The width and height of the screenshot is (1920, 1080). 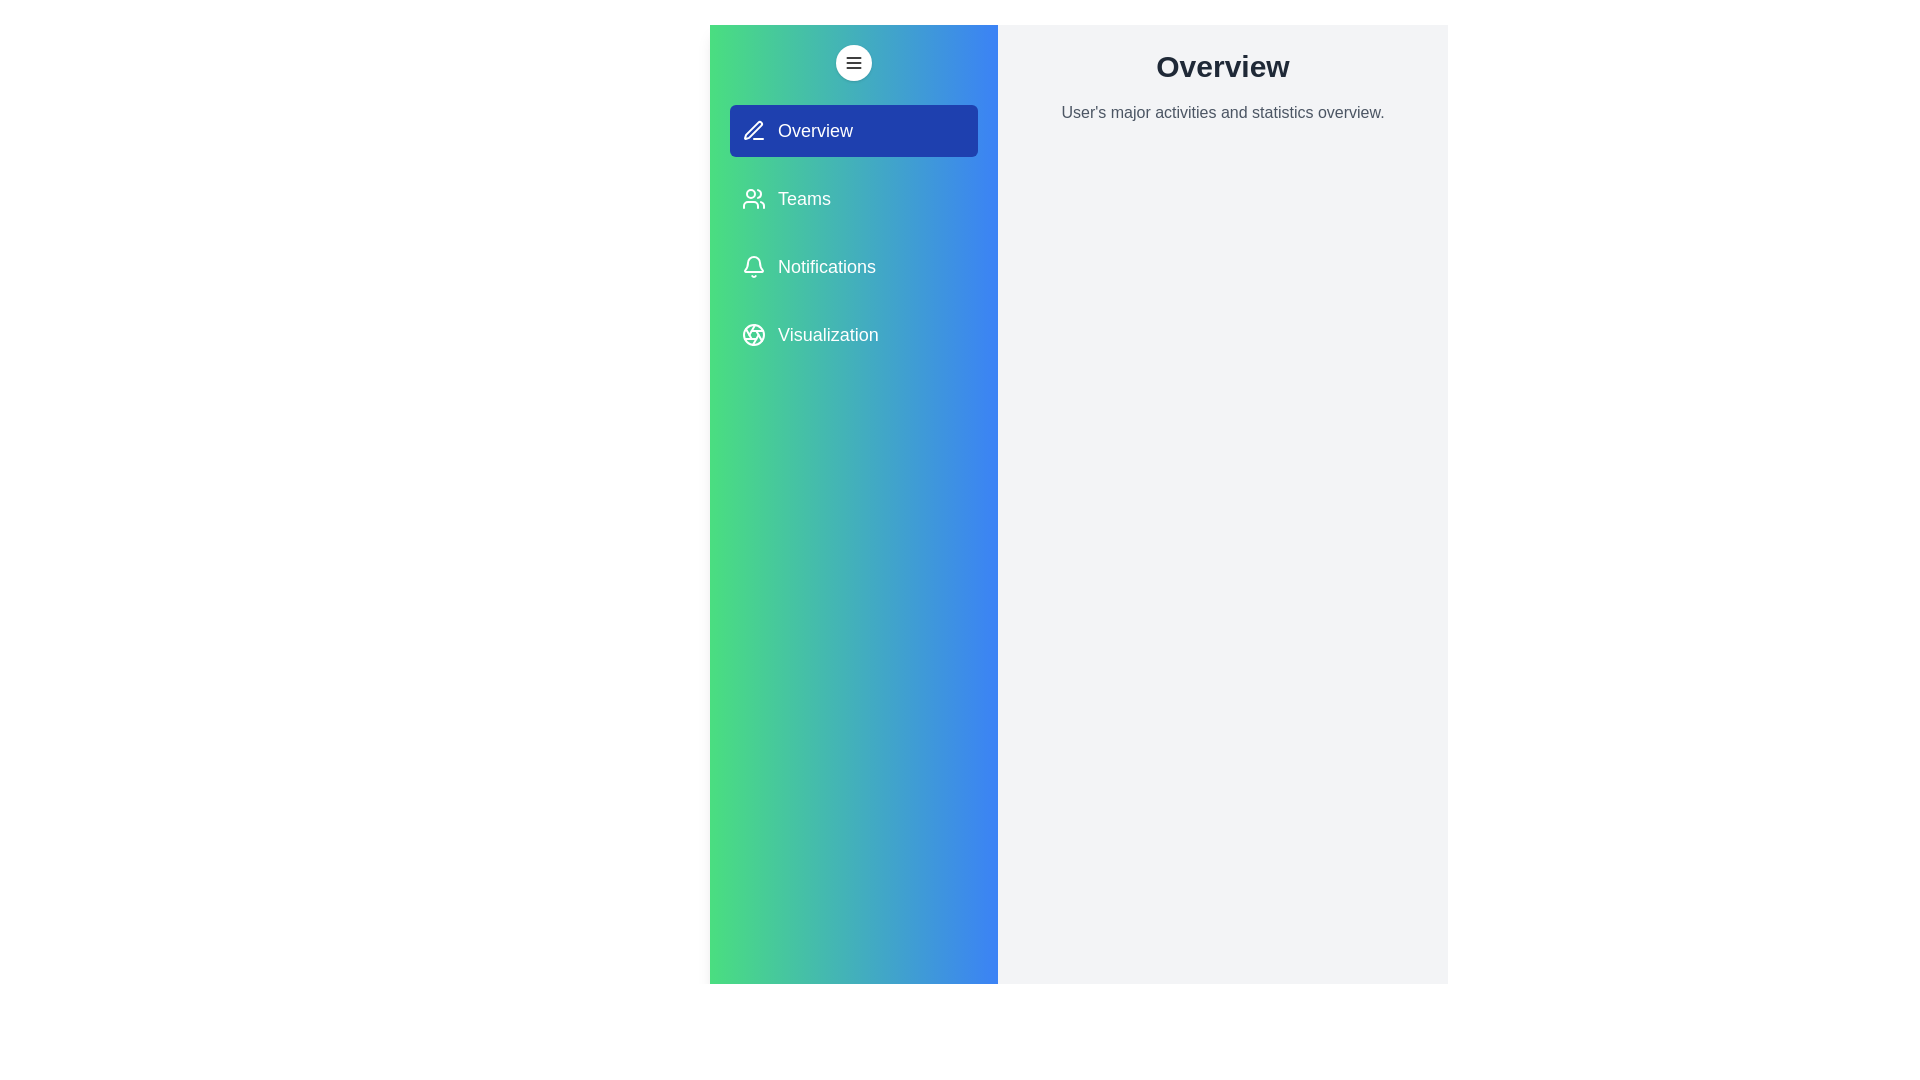 I want to click on the tab labeled Overview from the drawer, so click(x=854, y=131).